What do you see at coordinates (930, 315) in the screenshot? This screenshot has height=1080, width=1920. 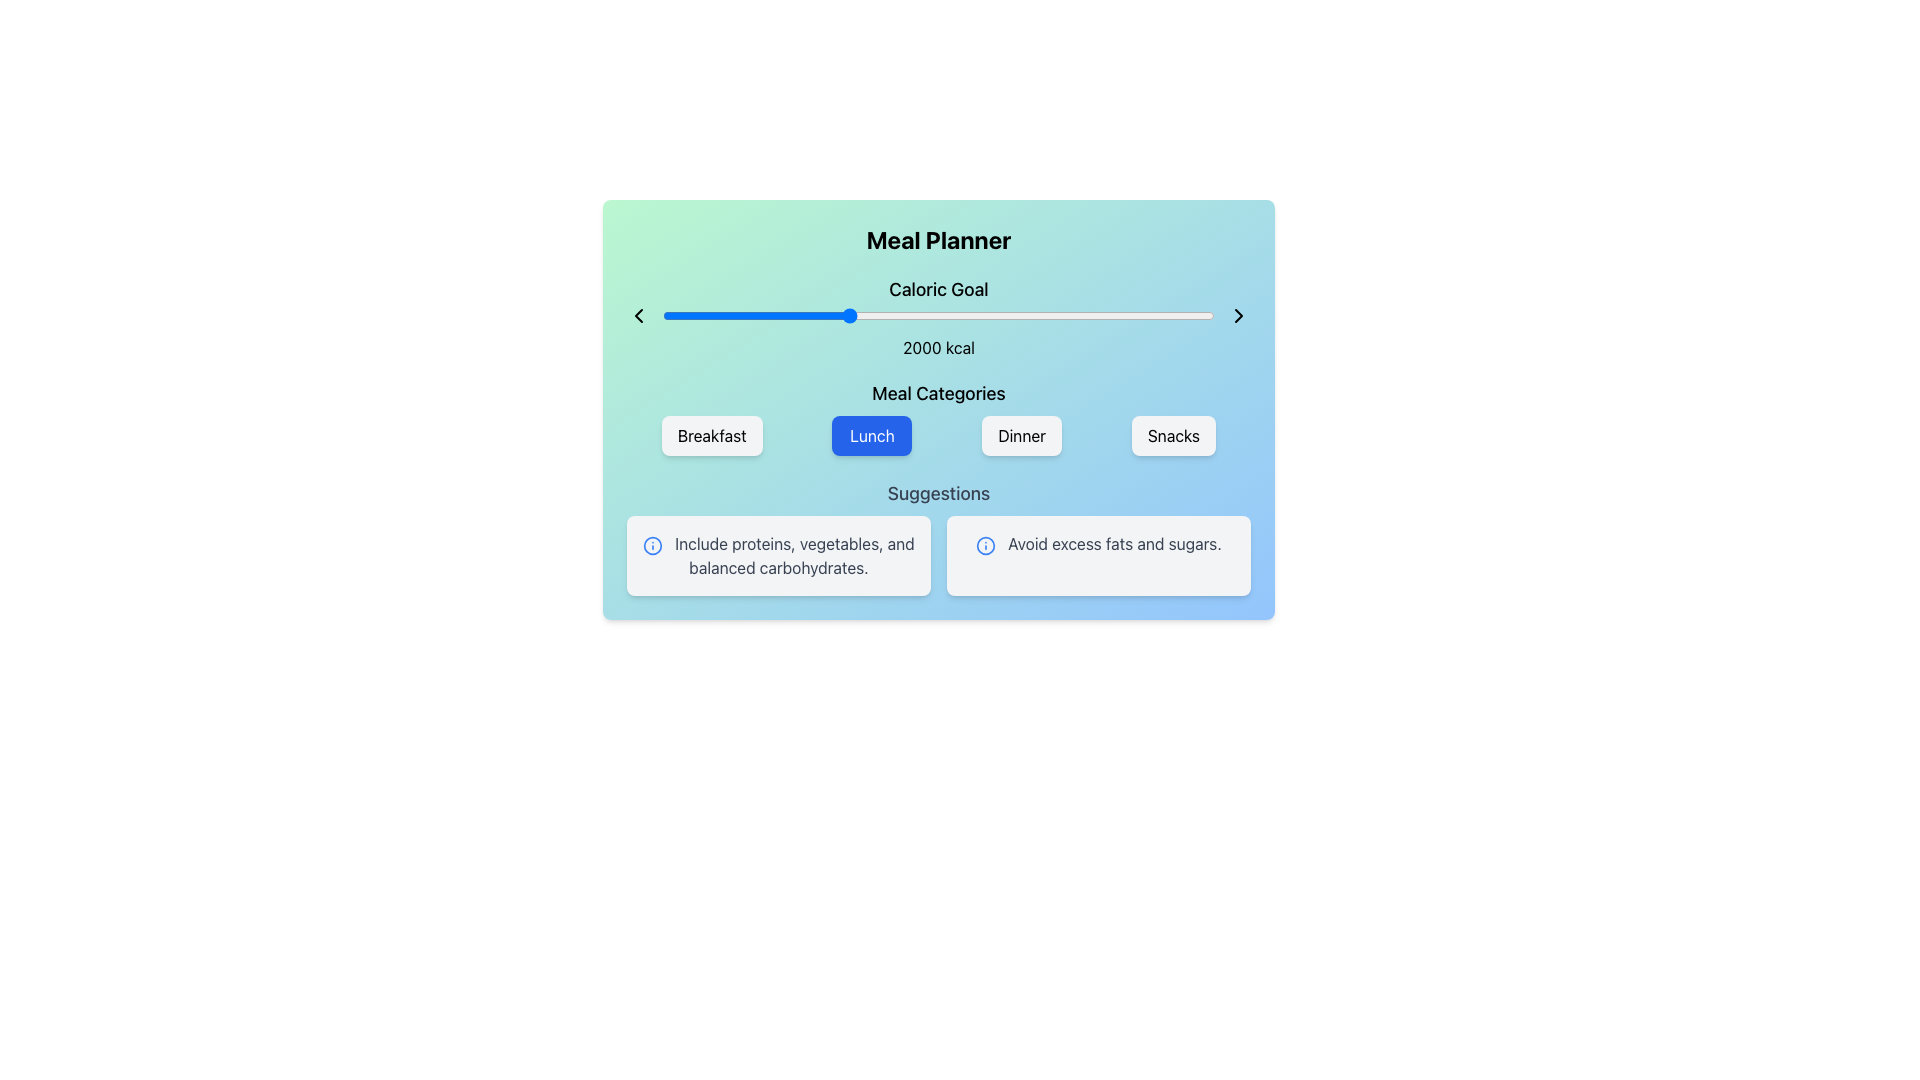 I see `the caloric goal` at bounding box center [930, 315].